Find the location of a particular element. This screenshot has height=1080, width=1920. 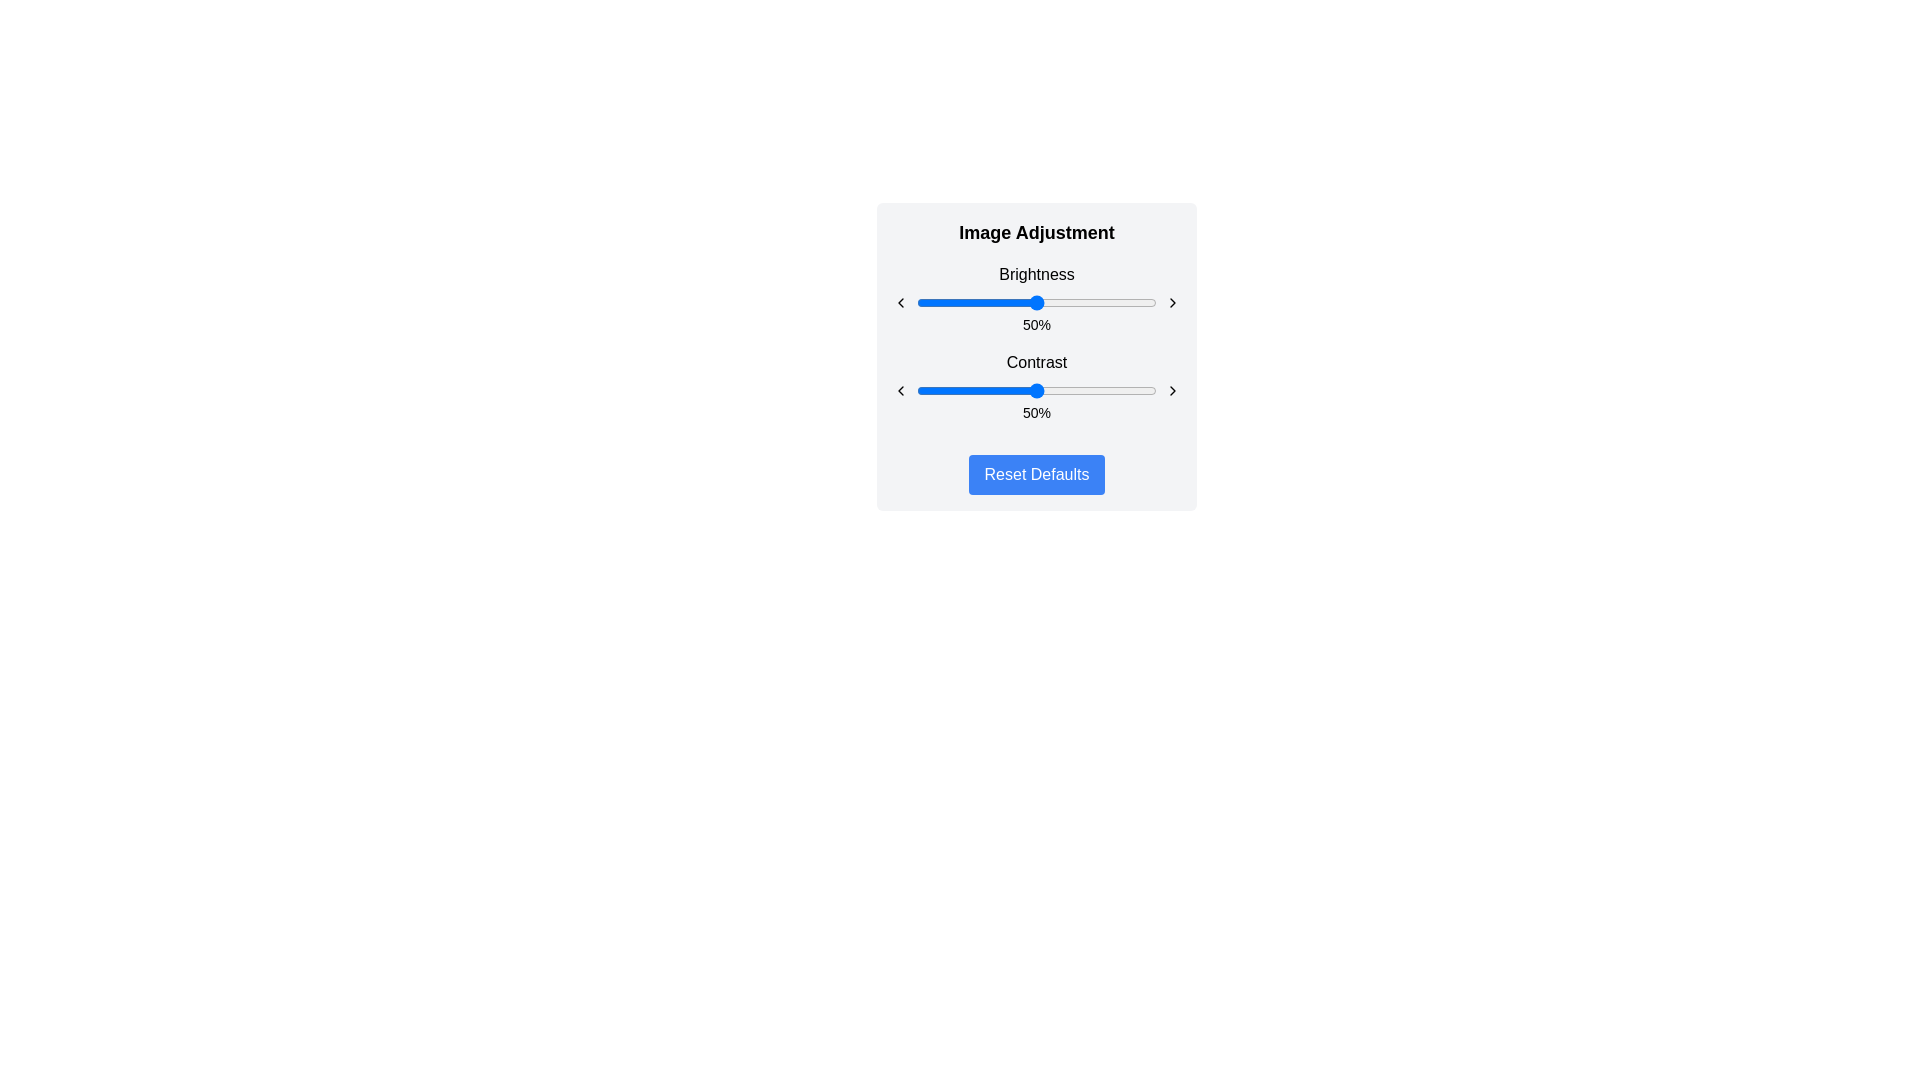

brightness is located at coordinates (932, 303).